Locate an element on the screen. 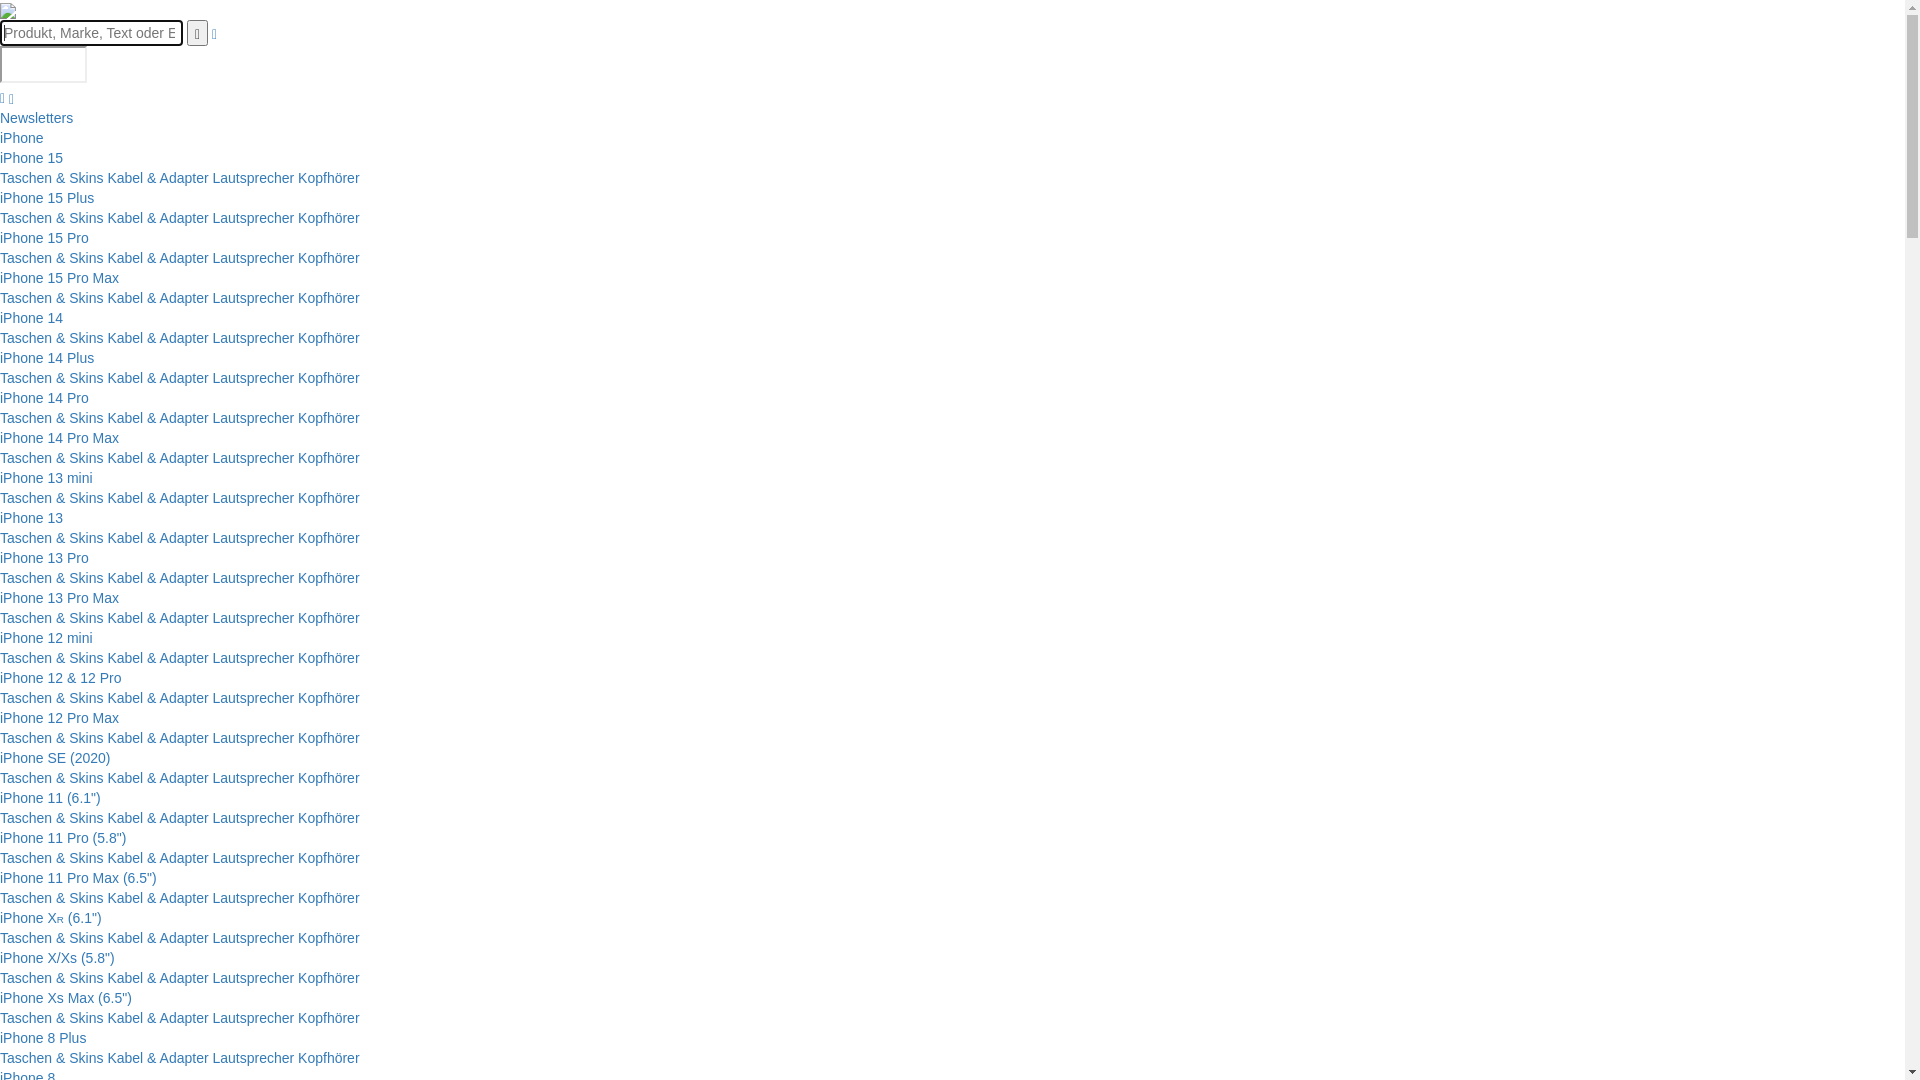  'iPhone 11 (6.1")' is located at coordinates (50, 797).